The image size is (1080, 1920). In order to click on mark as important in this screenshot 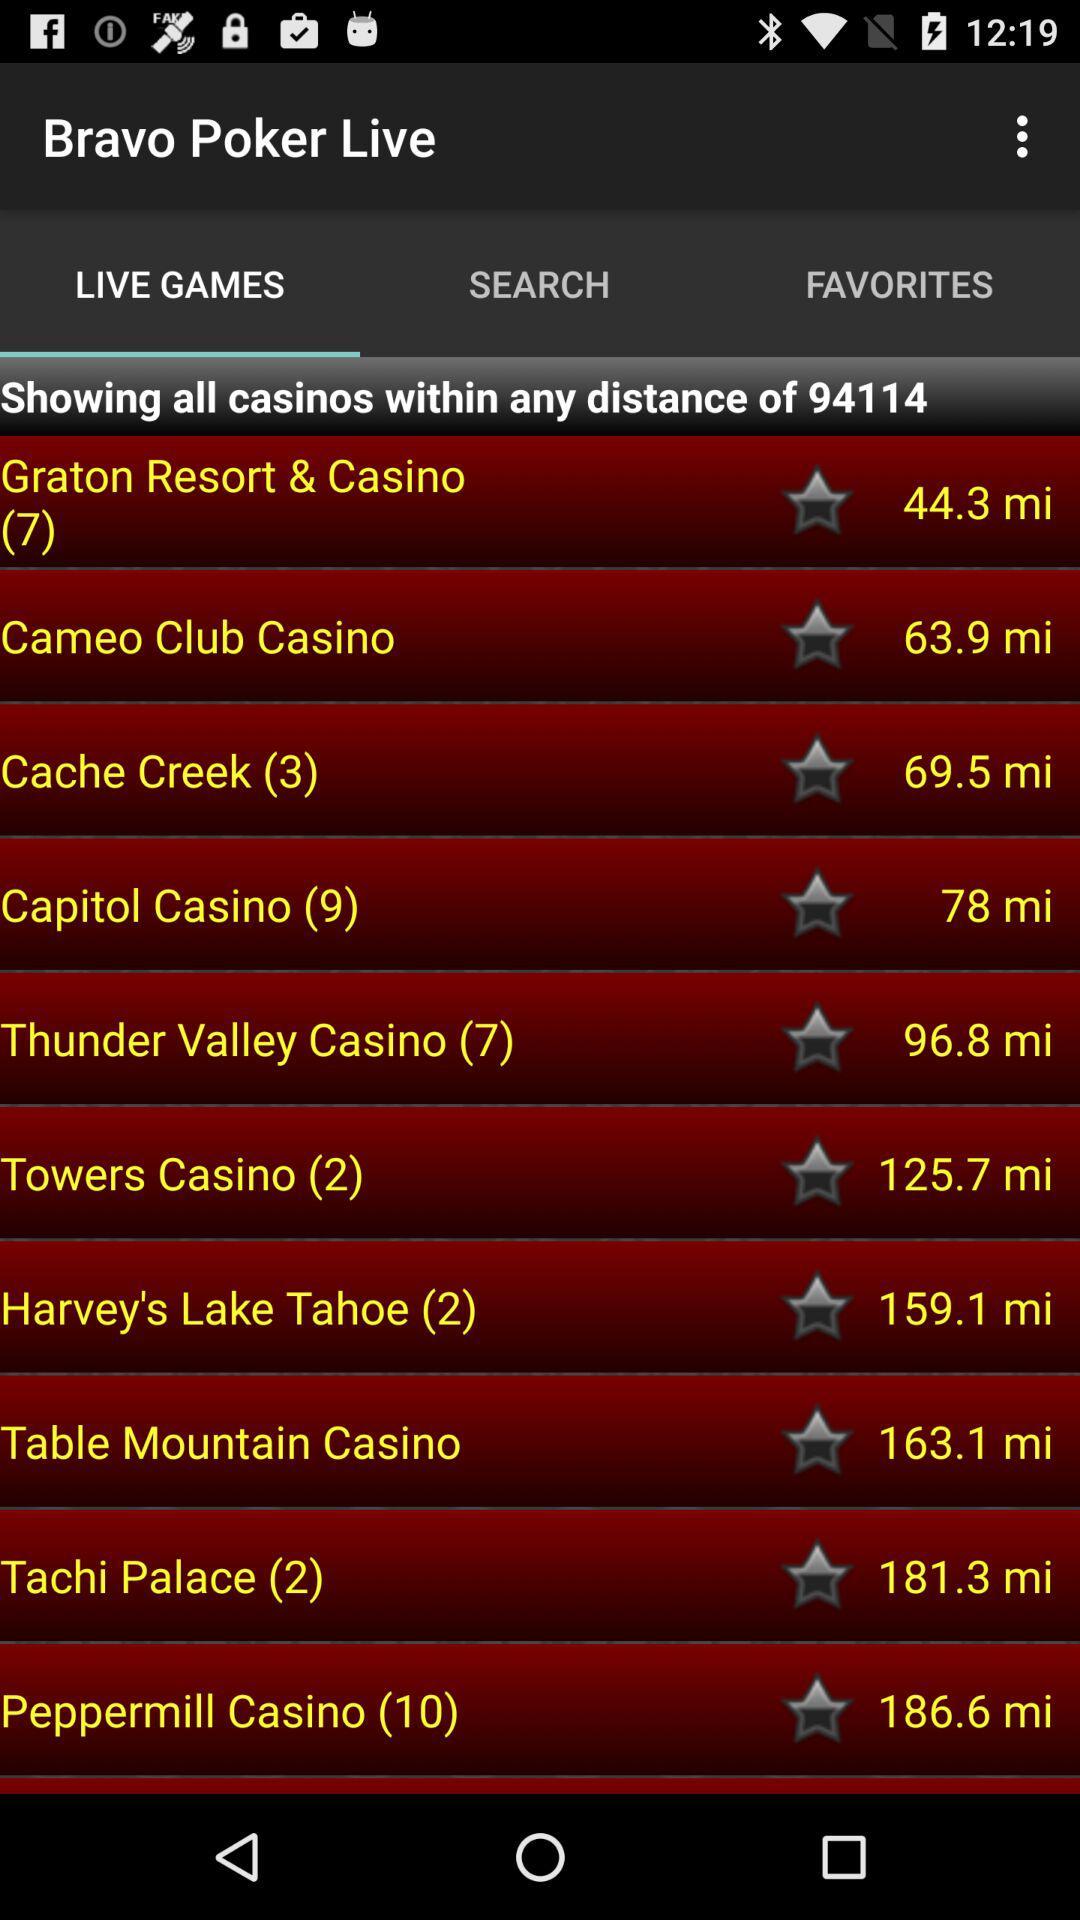, I will do `click(817, 1172)`.